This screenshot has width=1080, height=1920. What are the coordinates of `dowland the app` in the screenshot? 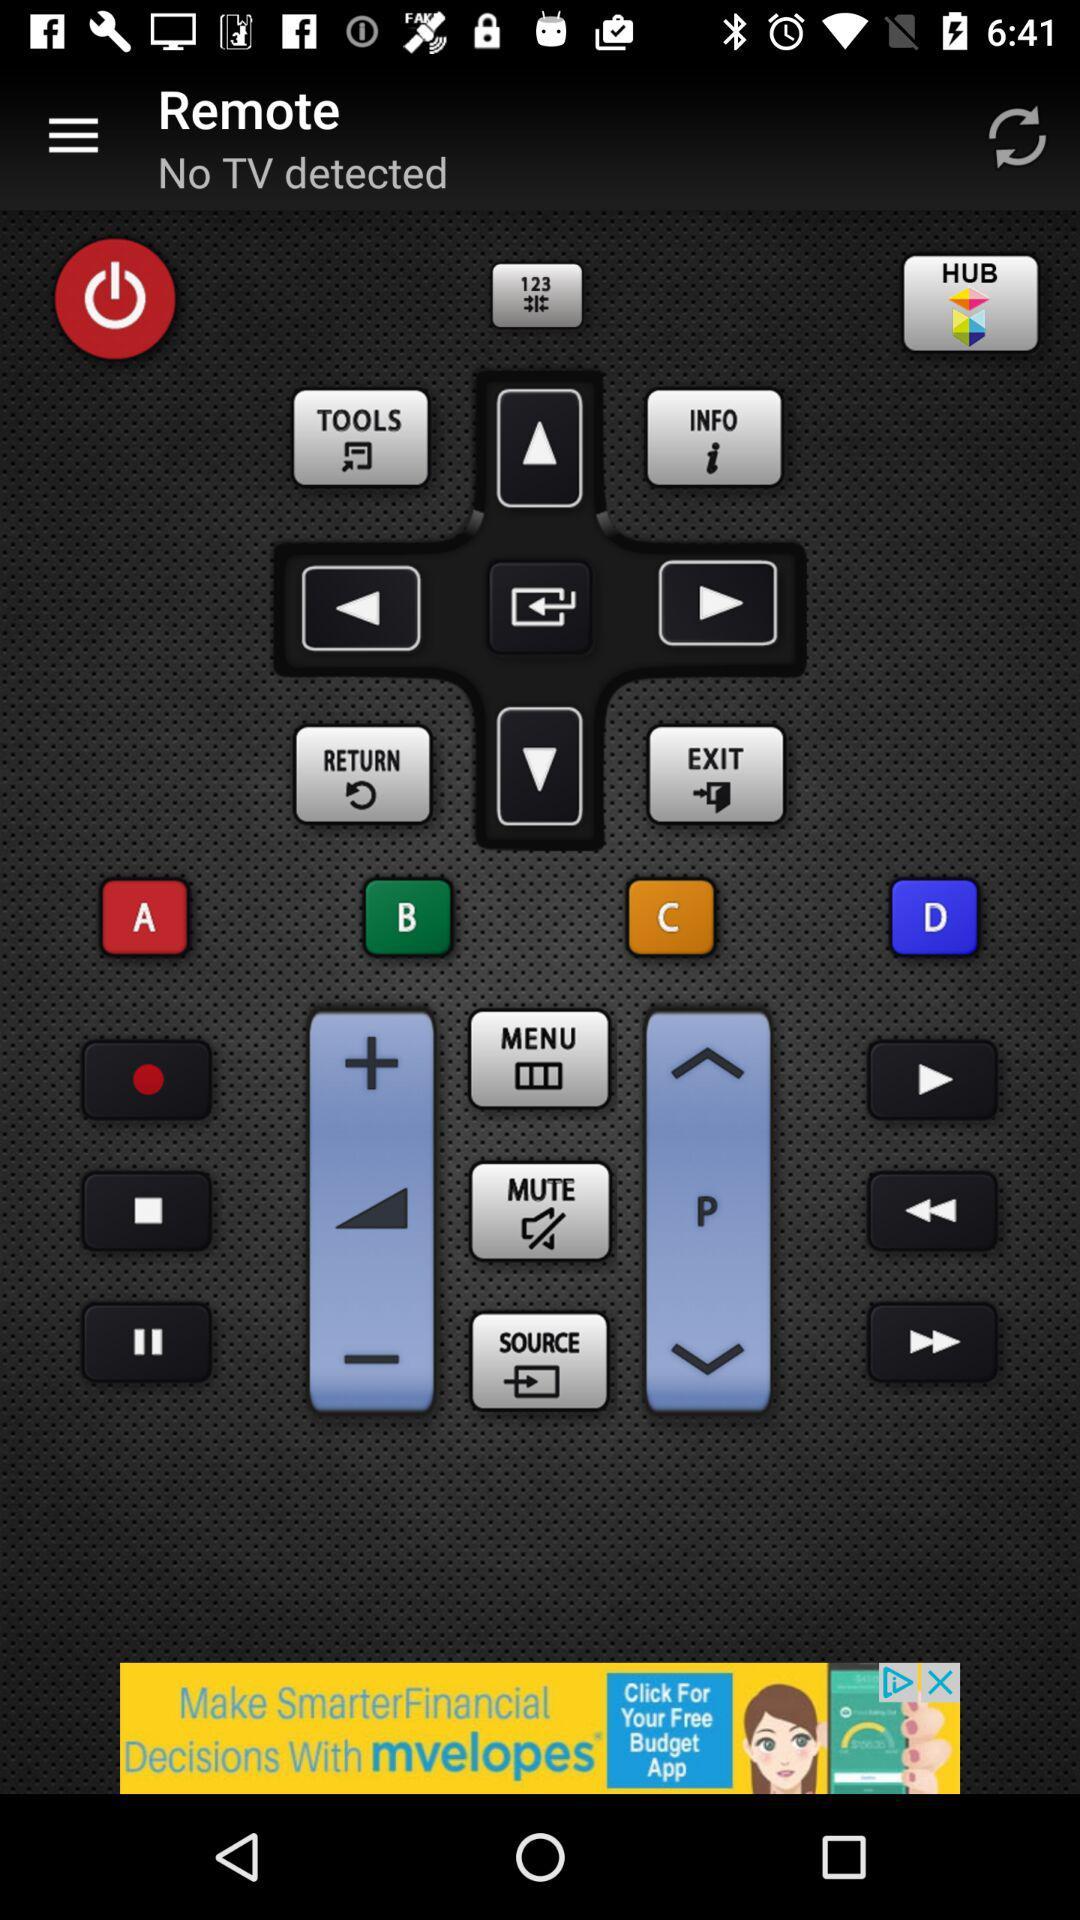 It's located at (540, 765).